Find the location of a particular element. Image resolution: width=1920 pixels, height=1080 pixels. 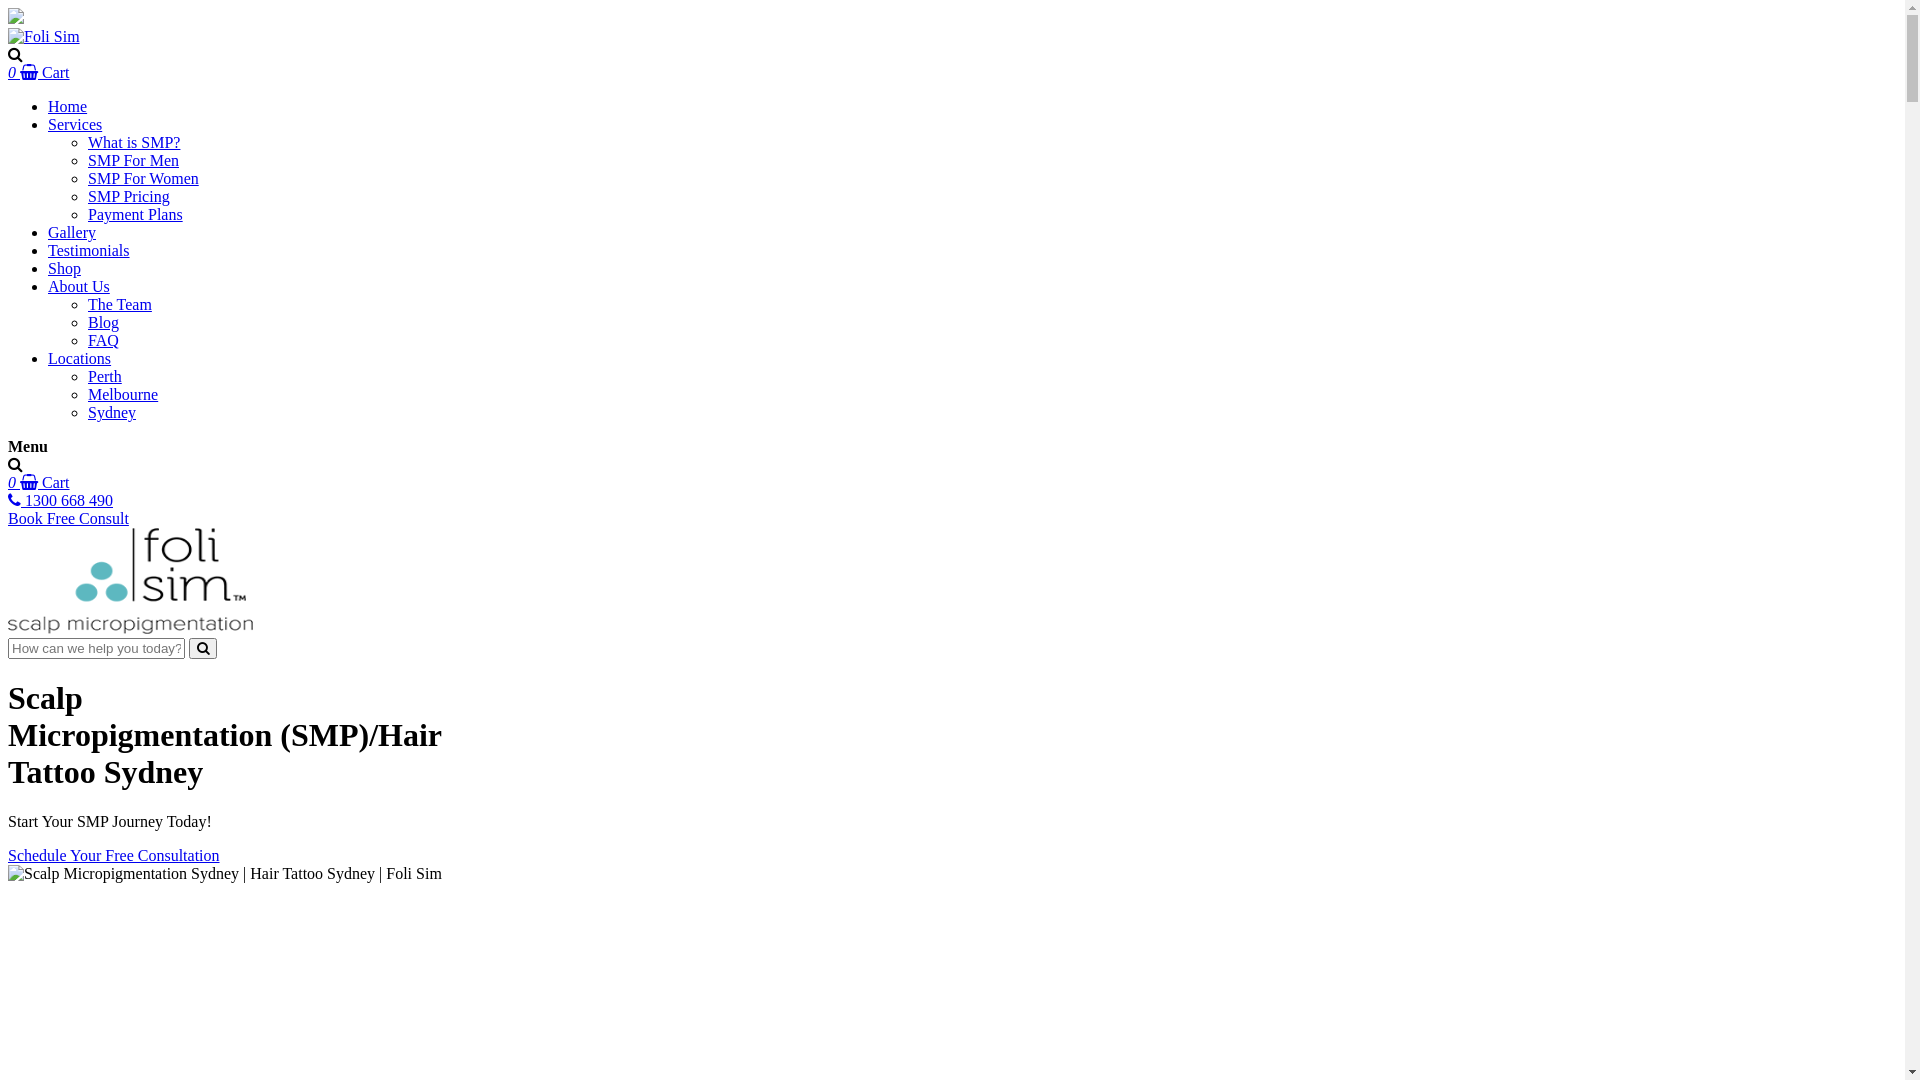

'FAQ' is located at coordinates (102, 339).